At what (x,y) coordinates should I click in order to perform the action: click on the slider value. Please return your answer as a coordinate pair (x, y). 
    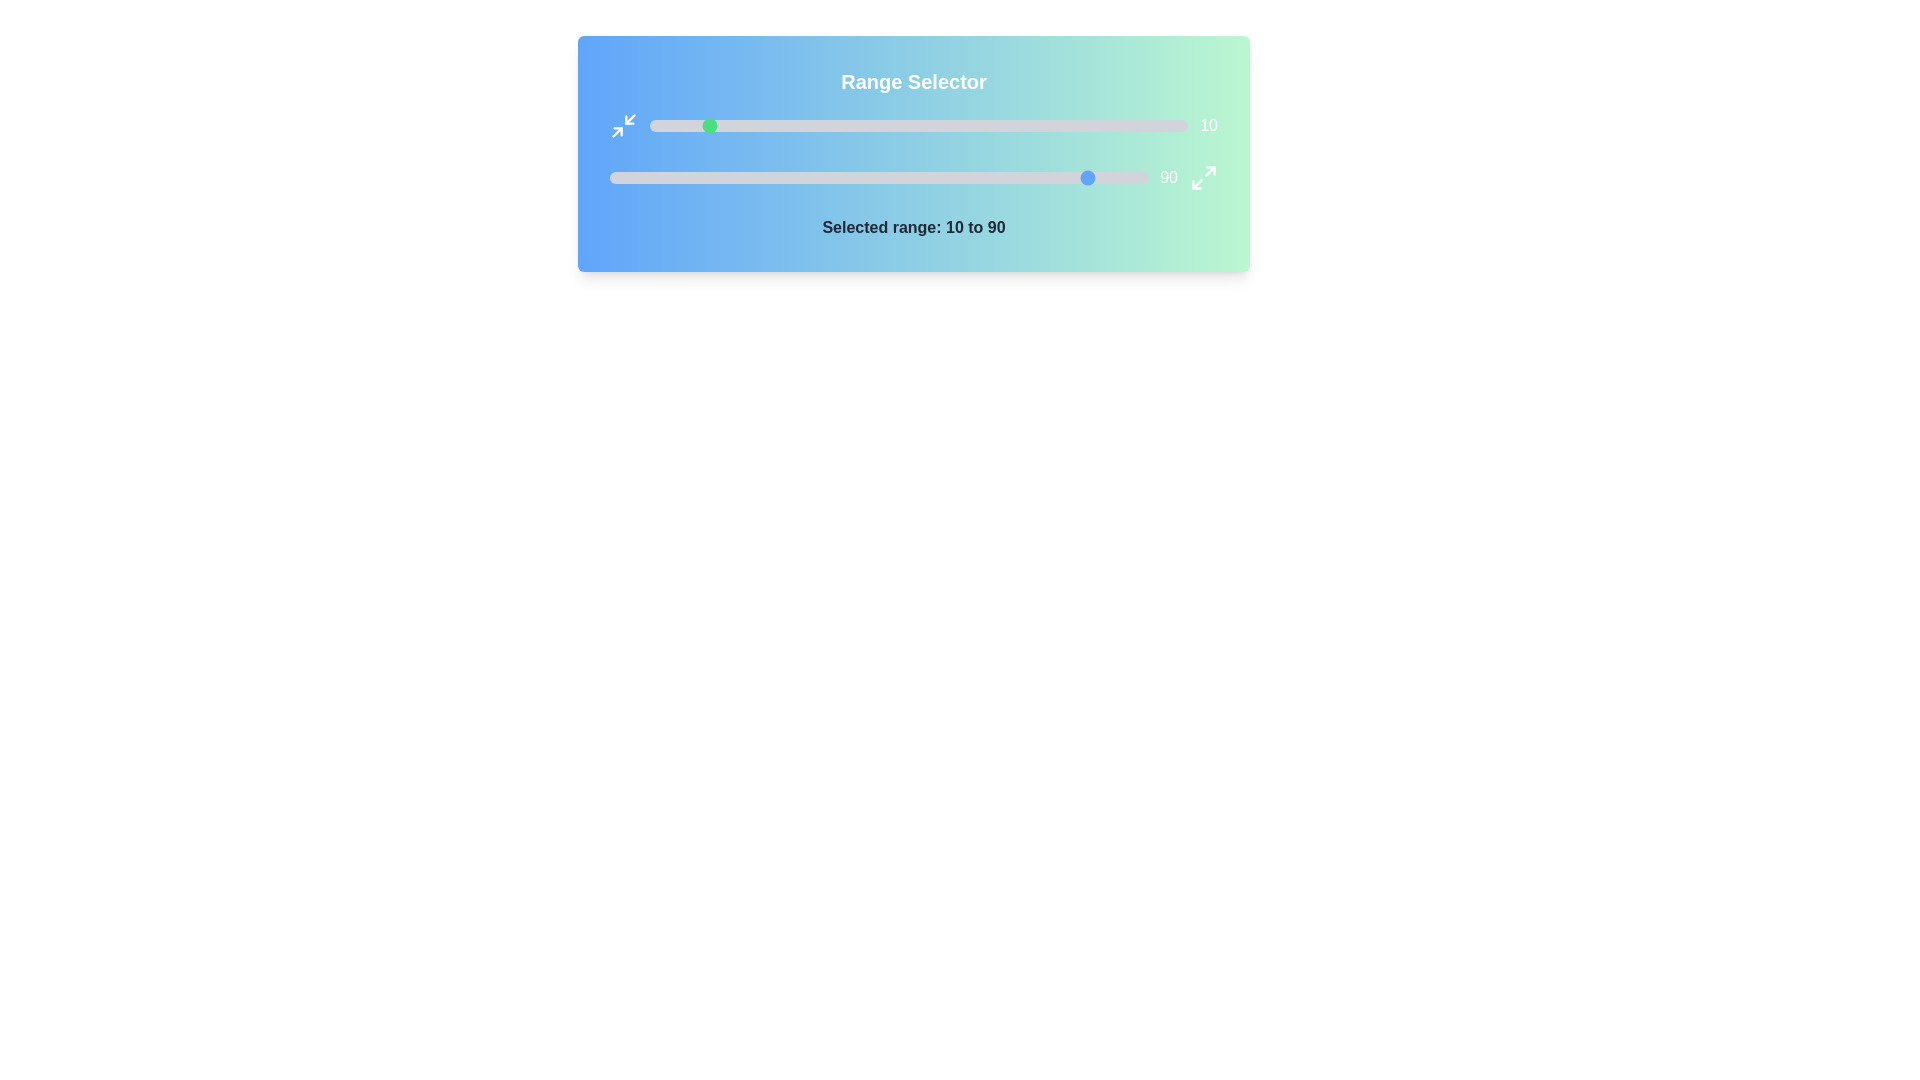
    Looking at the image, I should click on (883, 176).